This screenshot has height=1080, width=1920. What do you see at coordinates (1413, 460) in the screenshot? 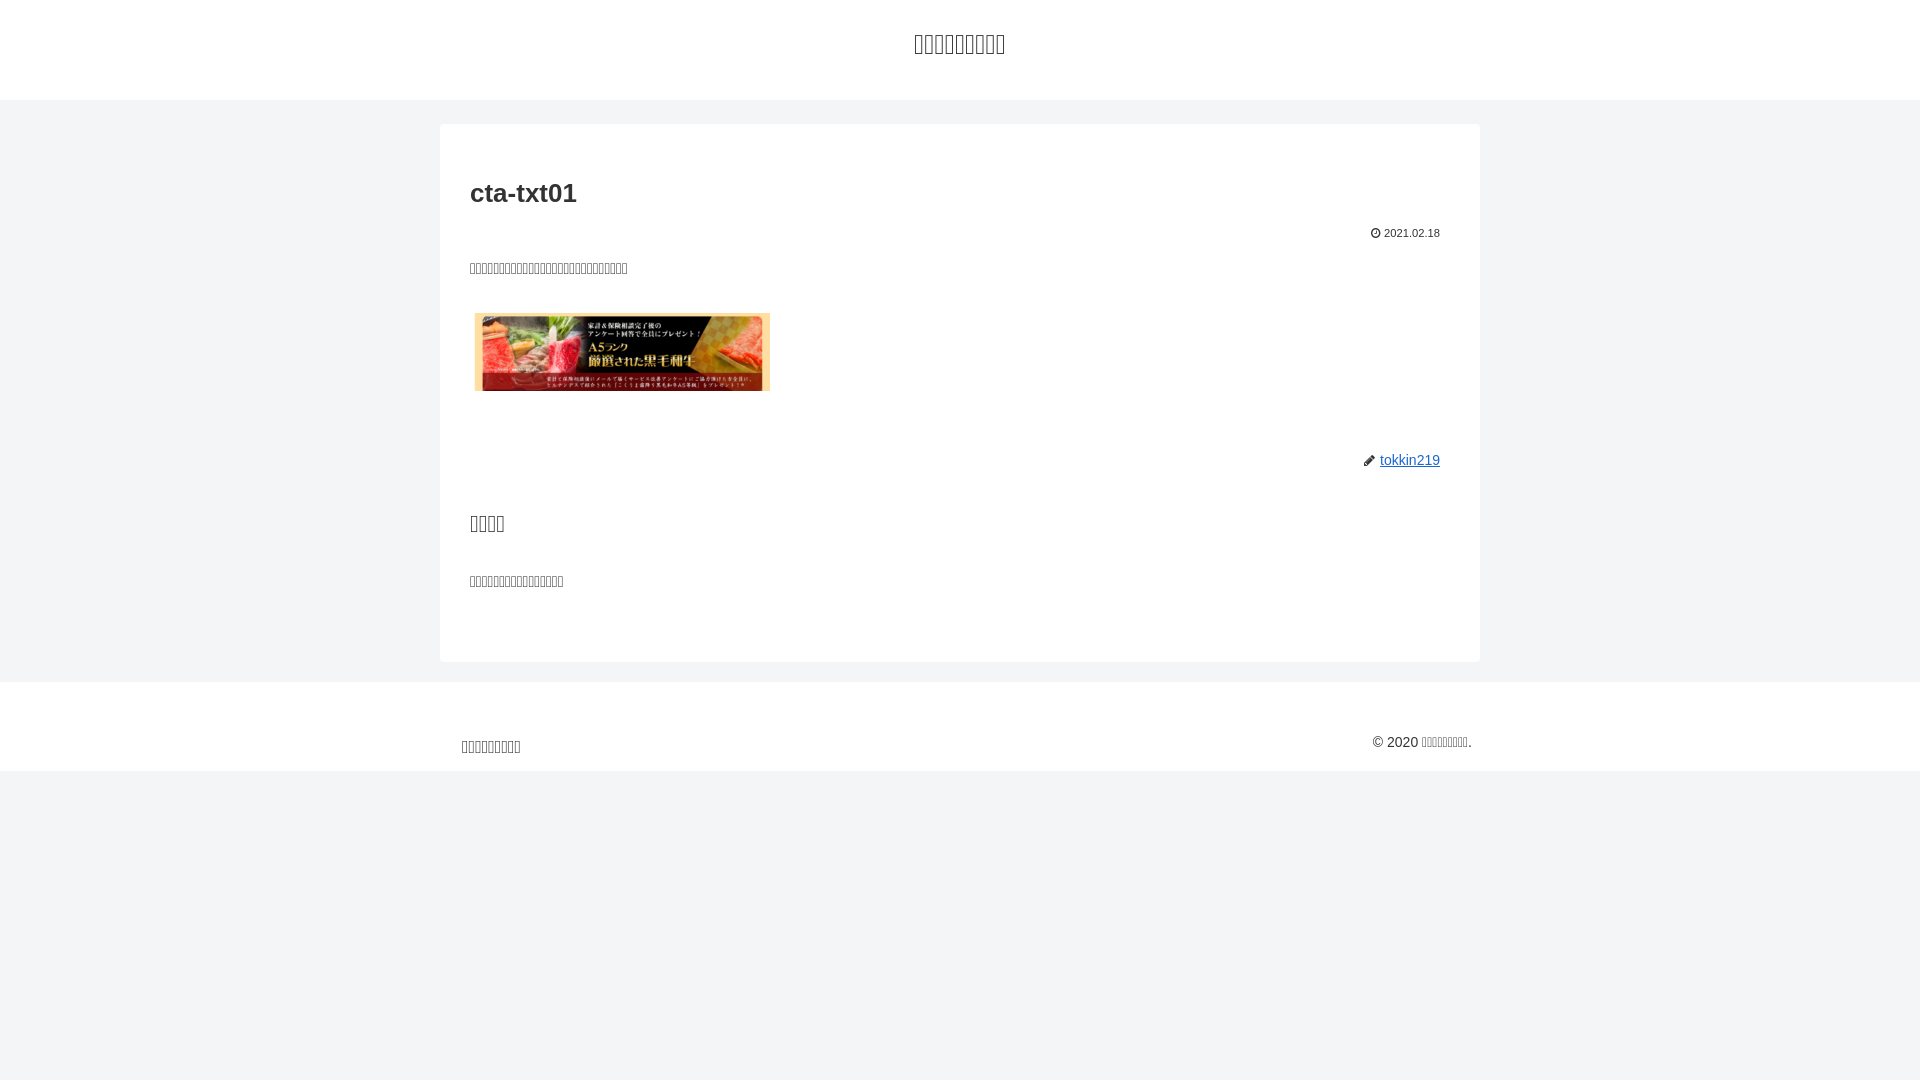
I see `'tokkin219'` at bounding box center [1413, 460].